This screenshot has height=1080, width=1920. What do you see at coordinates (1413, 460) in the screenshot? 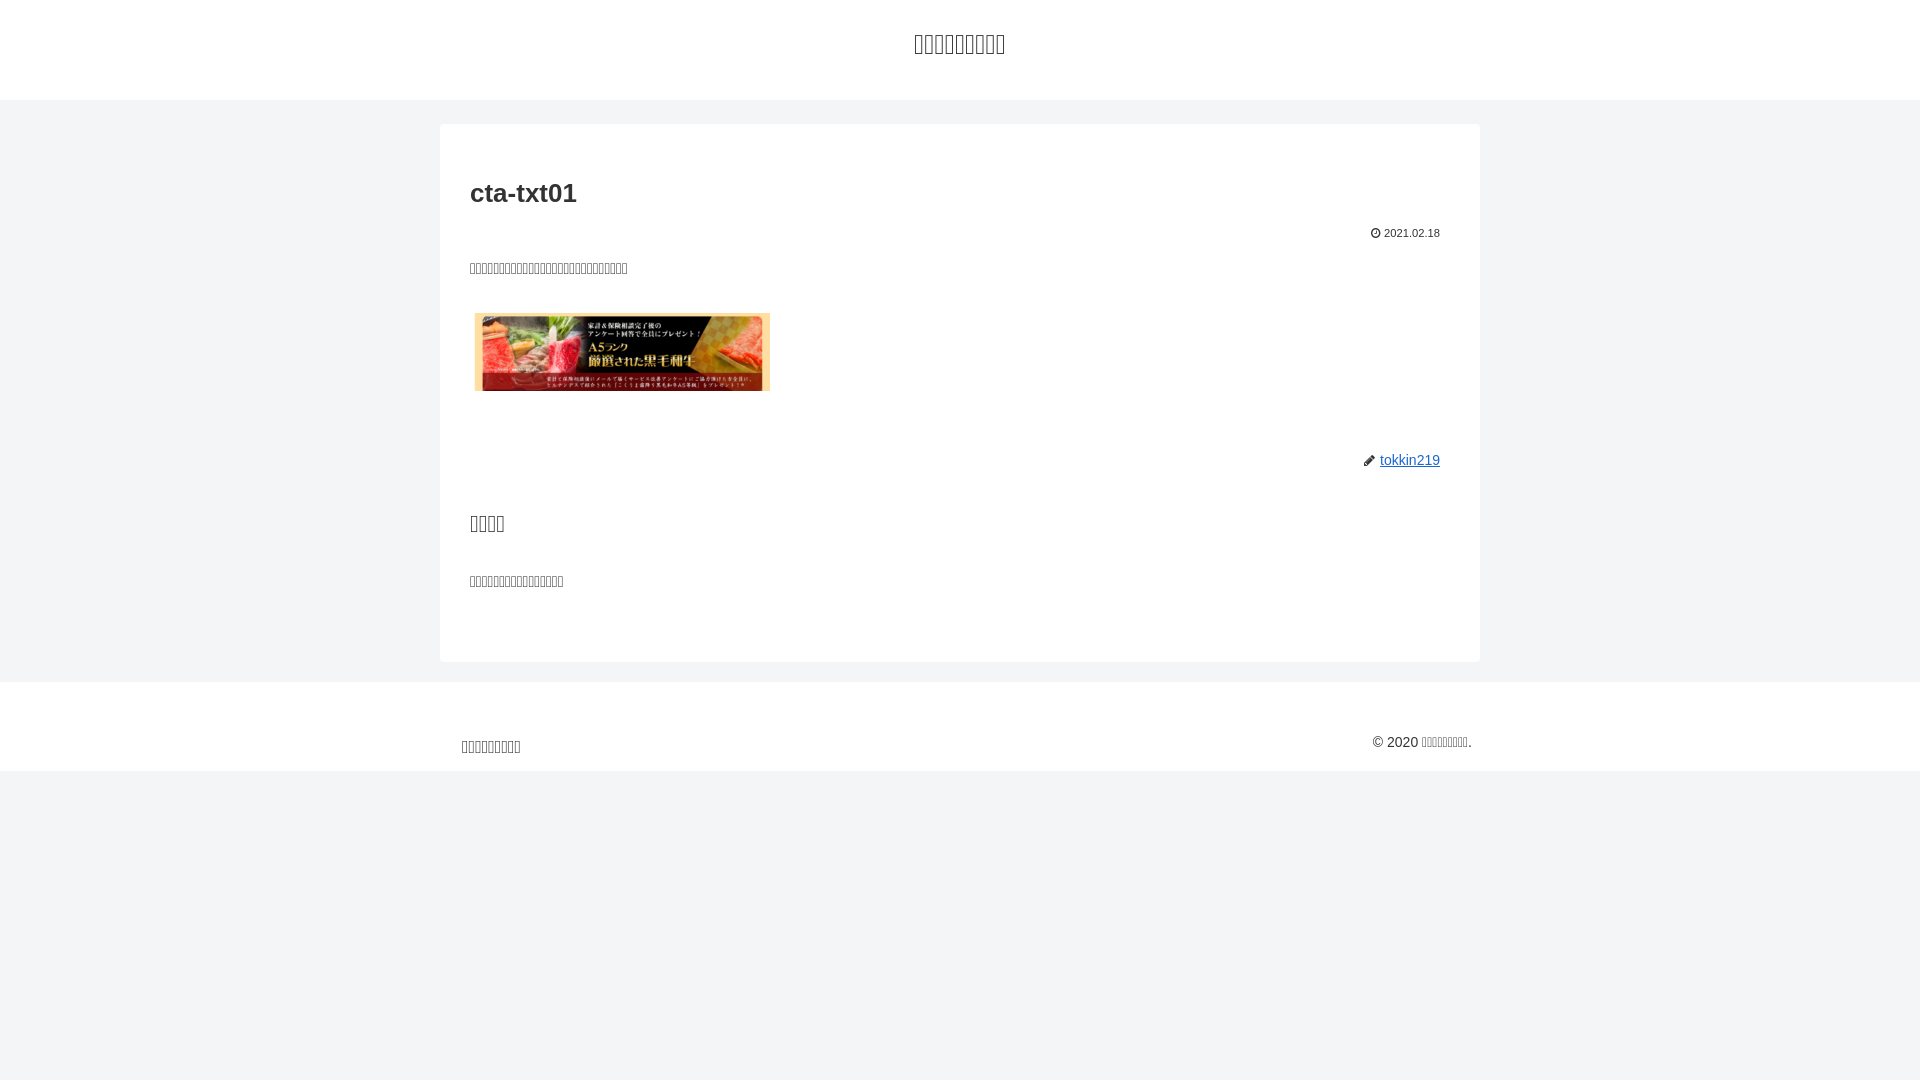
I see `'tokkin219'` at bounding box center [1413, 460].